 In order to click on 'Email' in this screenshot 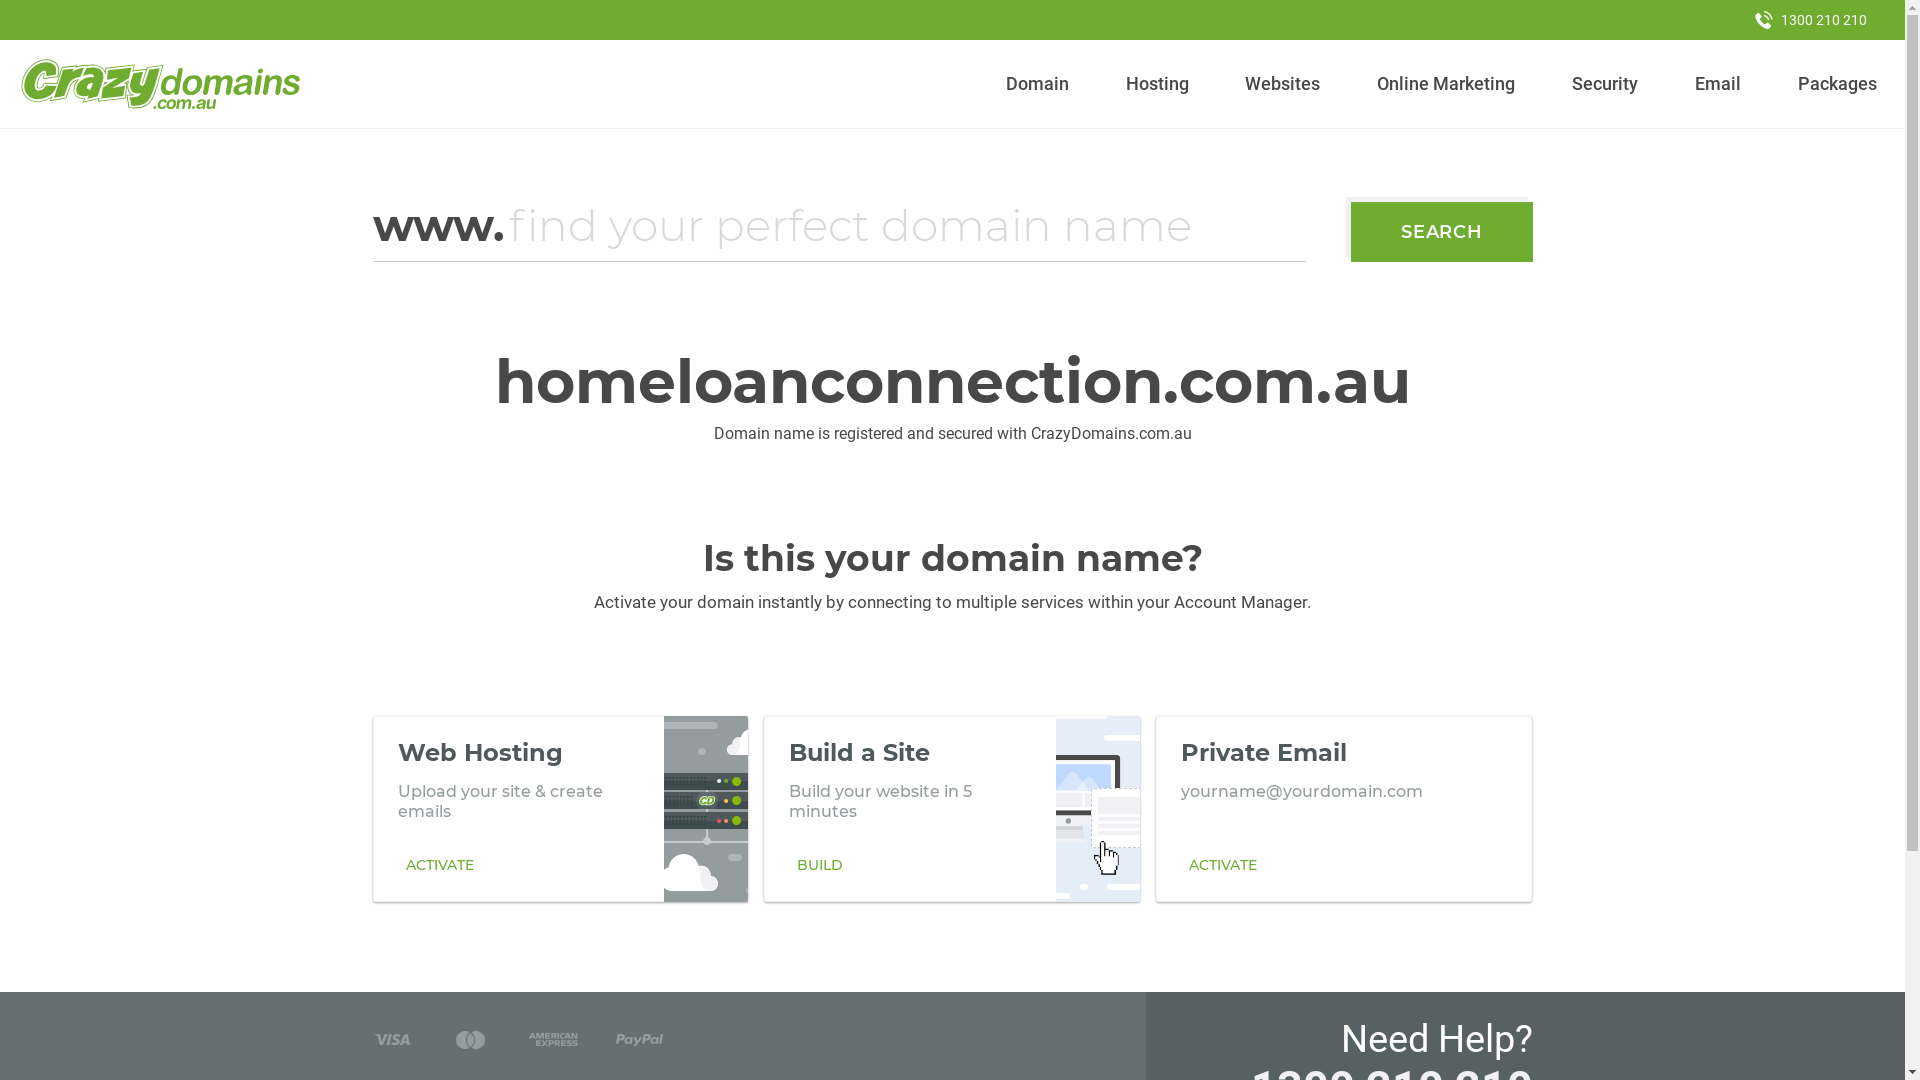, I will do `click(1716, 83)`.